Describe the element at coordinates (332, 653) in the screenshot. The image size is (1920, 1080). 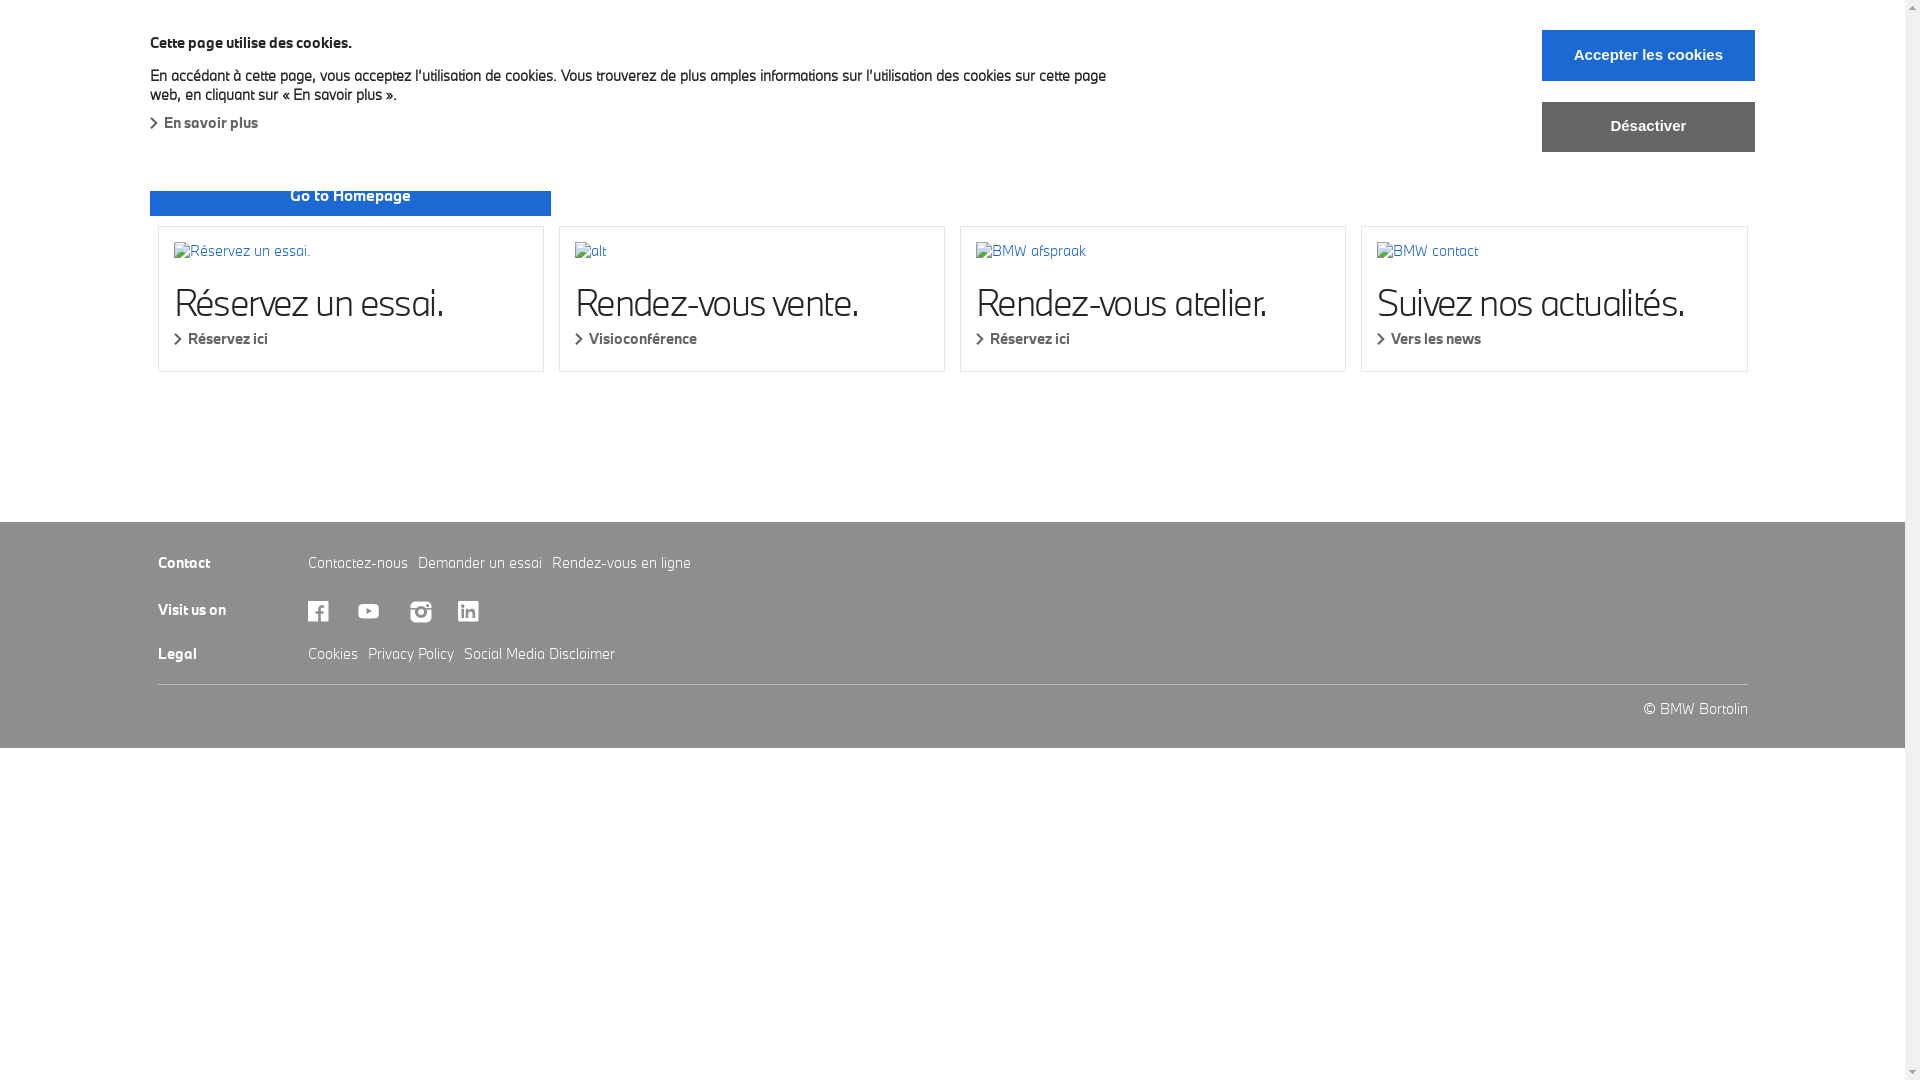
I see `'Cookies'` at that location.